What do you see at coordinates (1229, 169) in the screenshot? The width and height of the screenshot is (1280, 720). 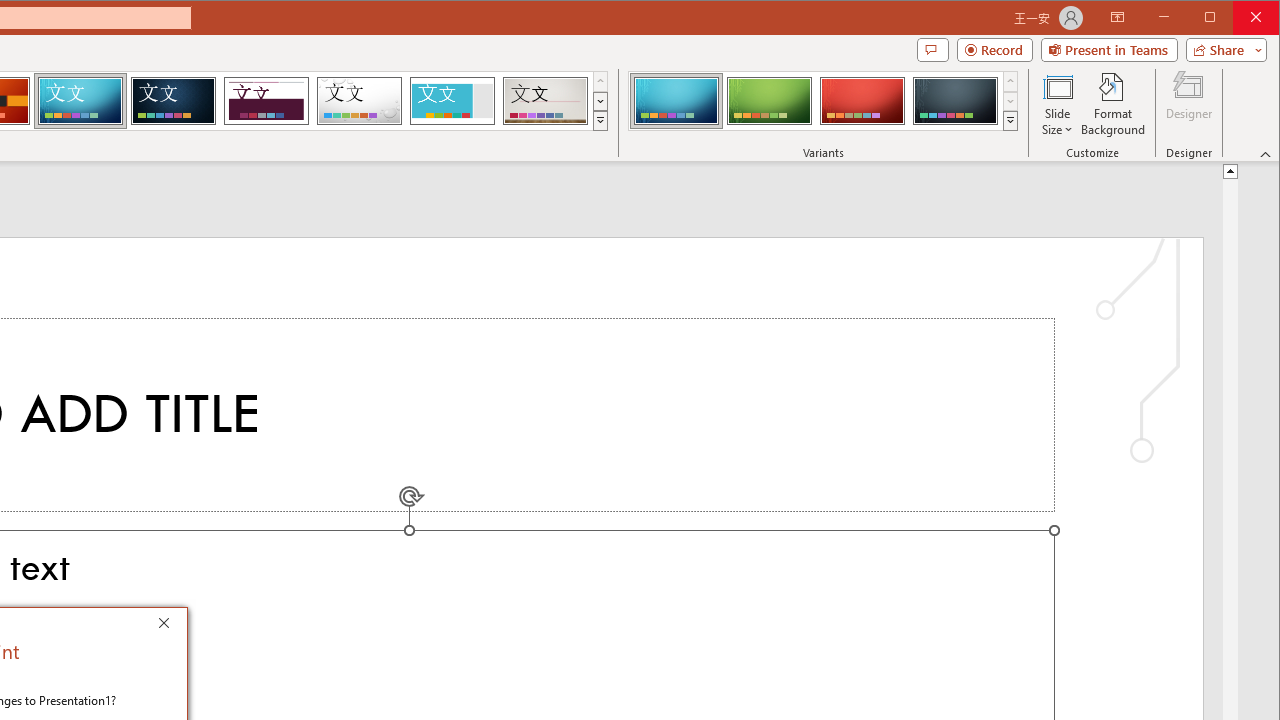 I see `'Line up'` at bounding box center [1229, 169].